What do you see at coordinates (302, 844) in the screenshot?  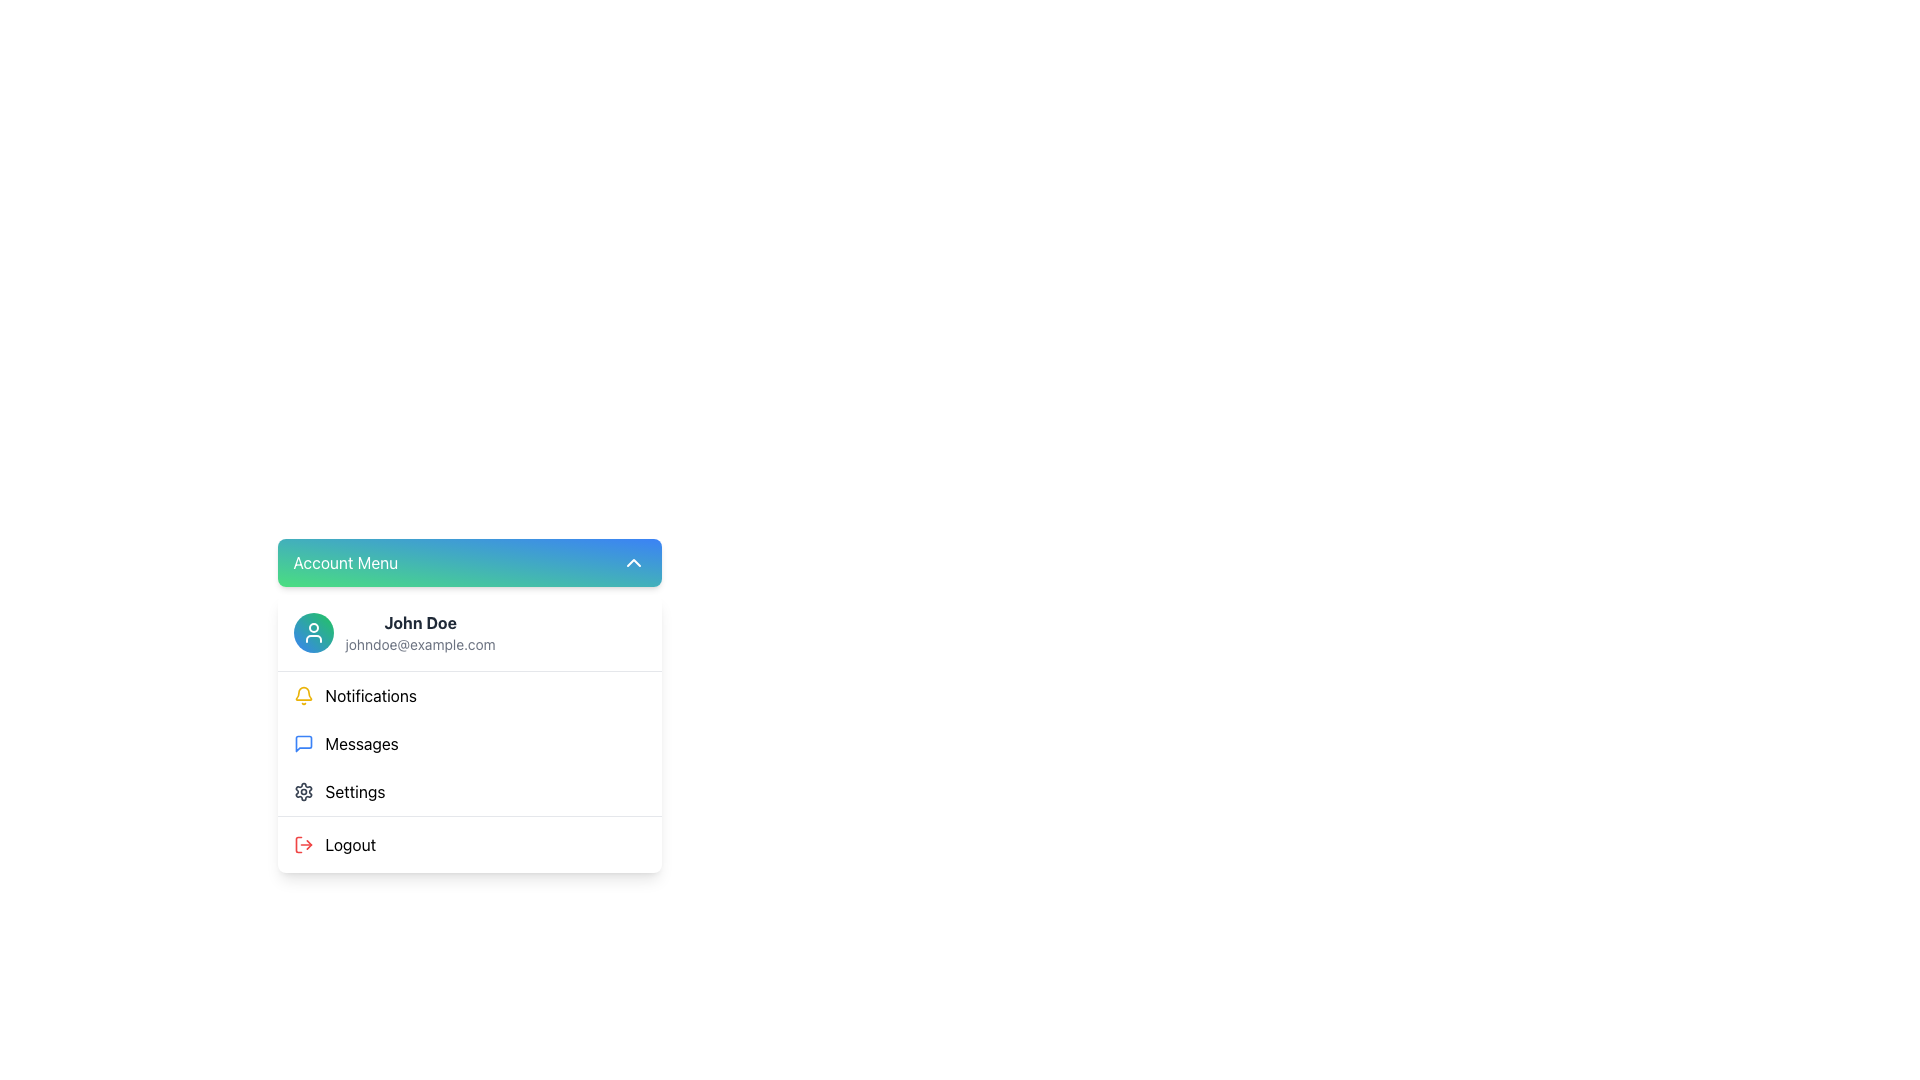 I see `the logout icon, which is the leftmost component within the 'Logout' option in the dropdown menu` at bounding box center [302, 844].